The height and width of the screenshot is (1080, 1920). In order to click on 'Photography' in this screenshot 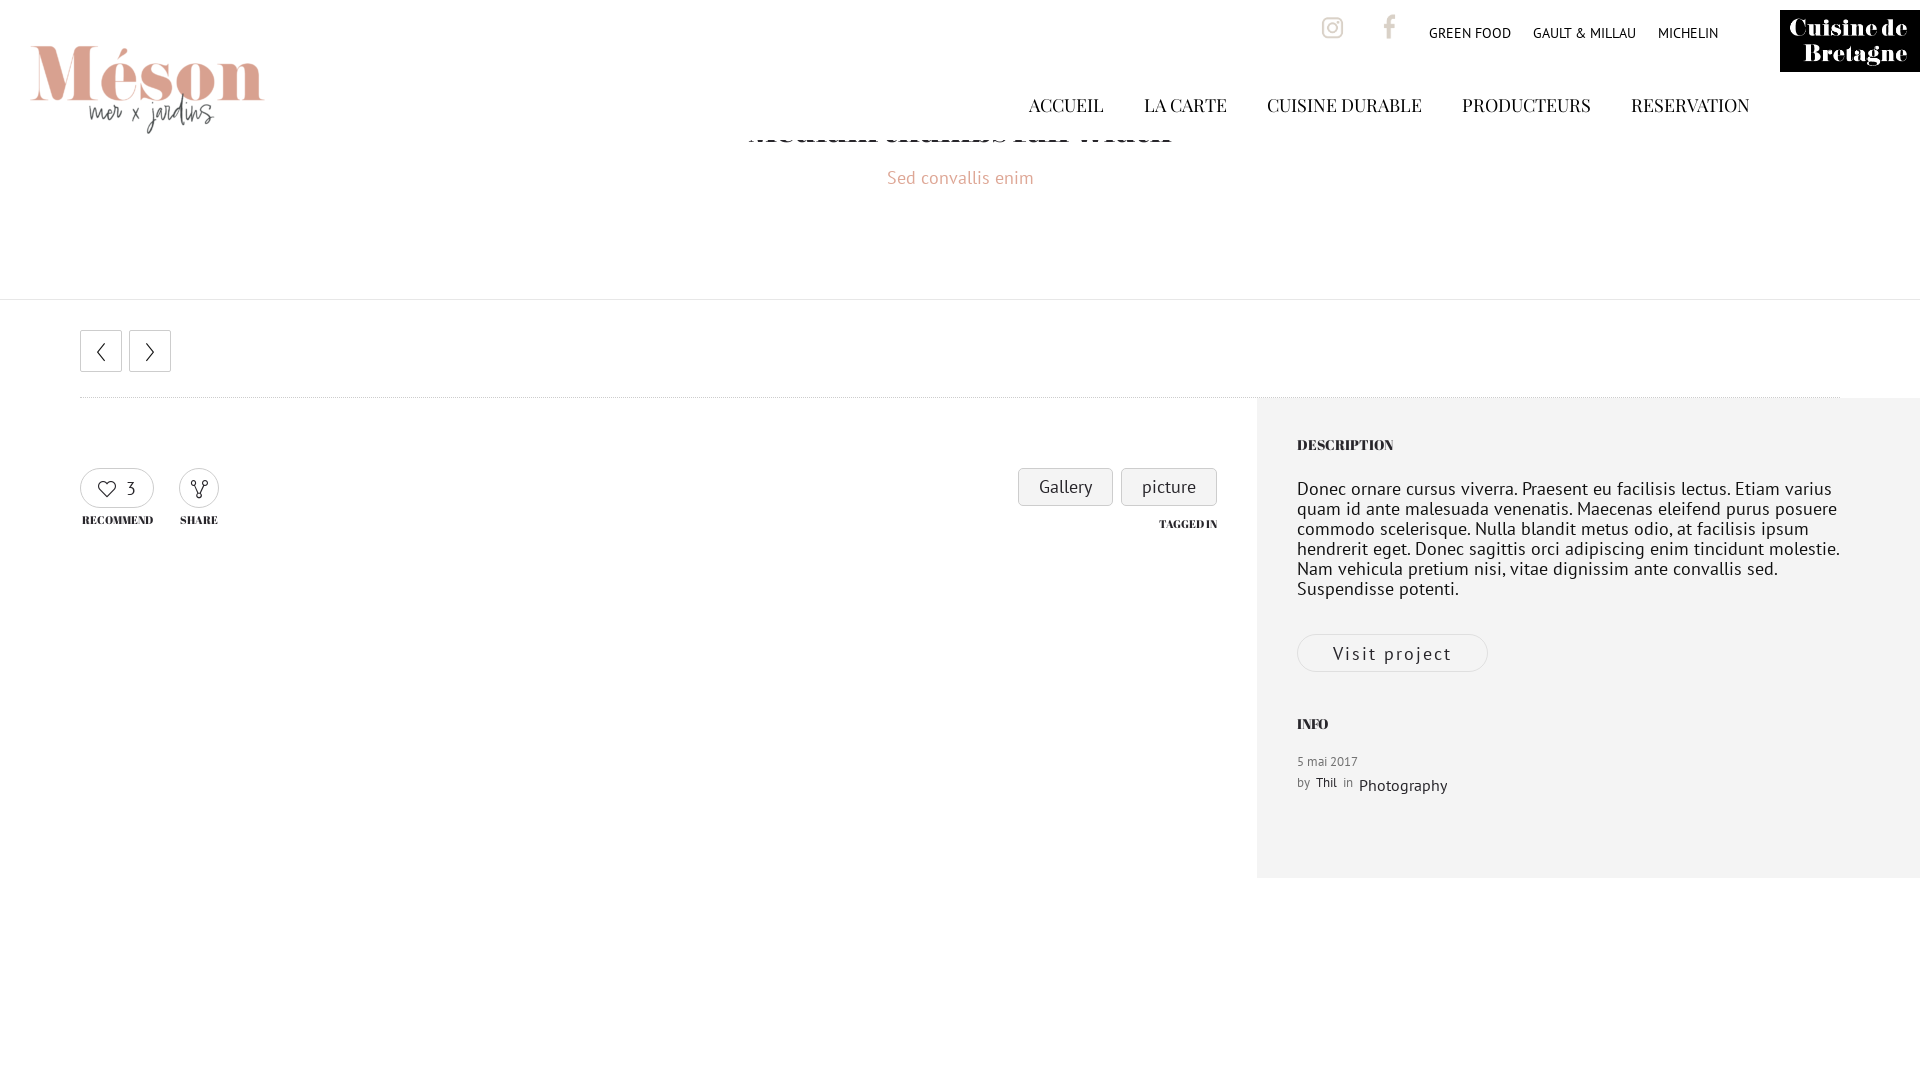, I will do `click(1401, 784)`.